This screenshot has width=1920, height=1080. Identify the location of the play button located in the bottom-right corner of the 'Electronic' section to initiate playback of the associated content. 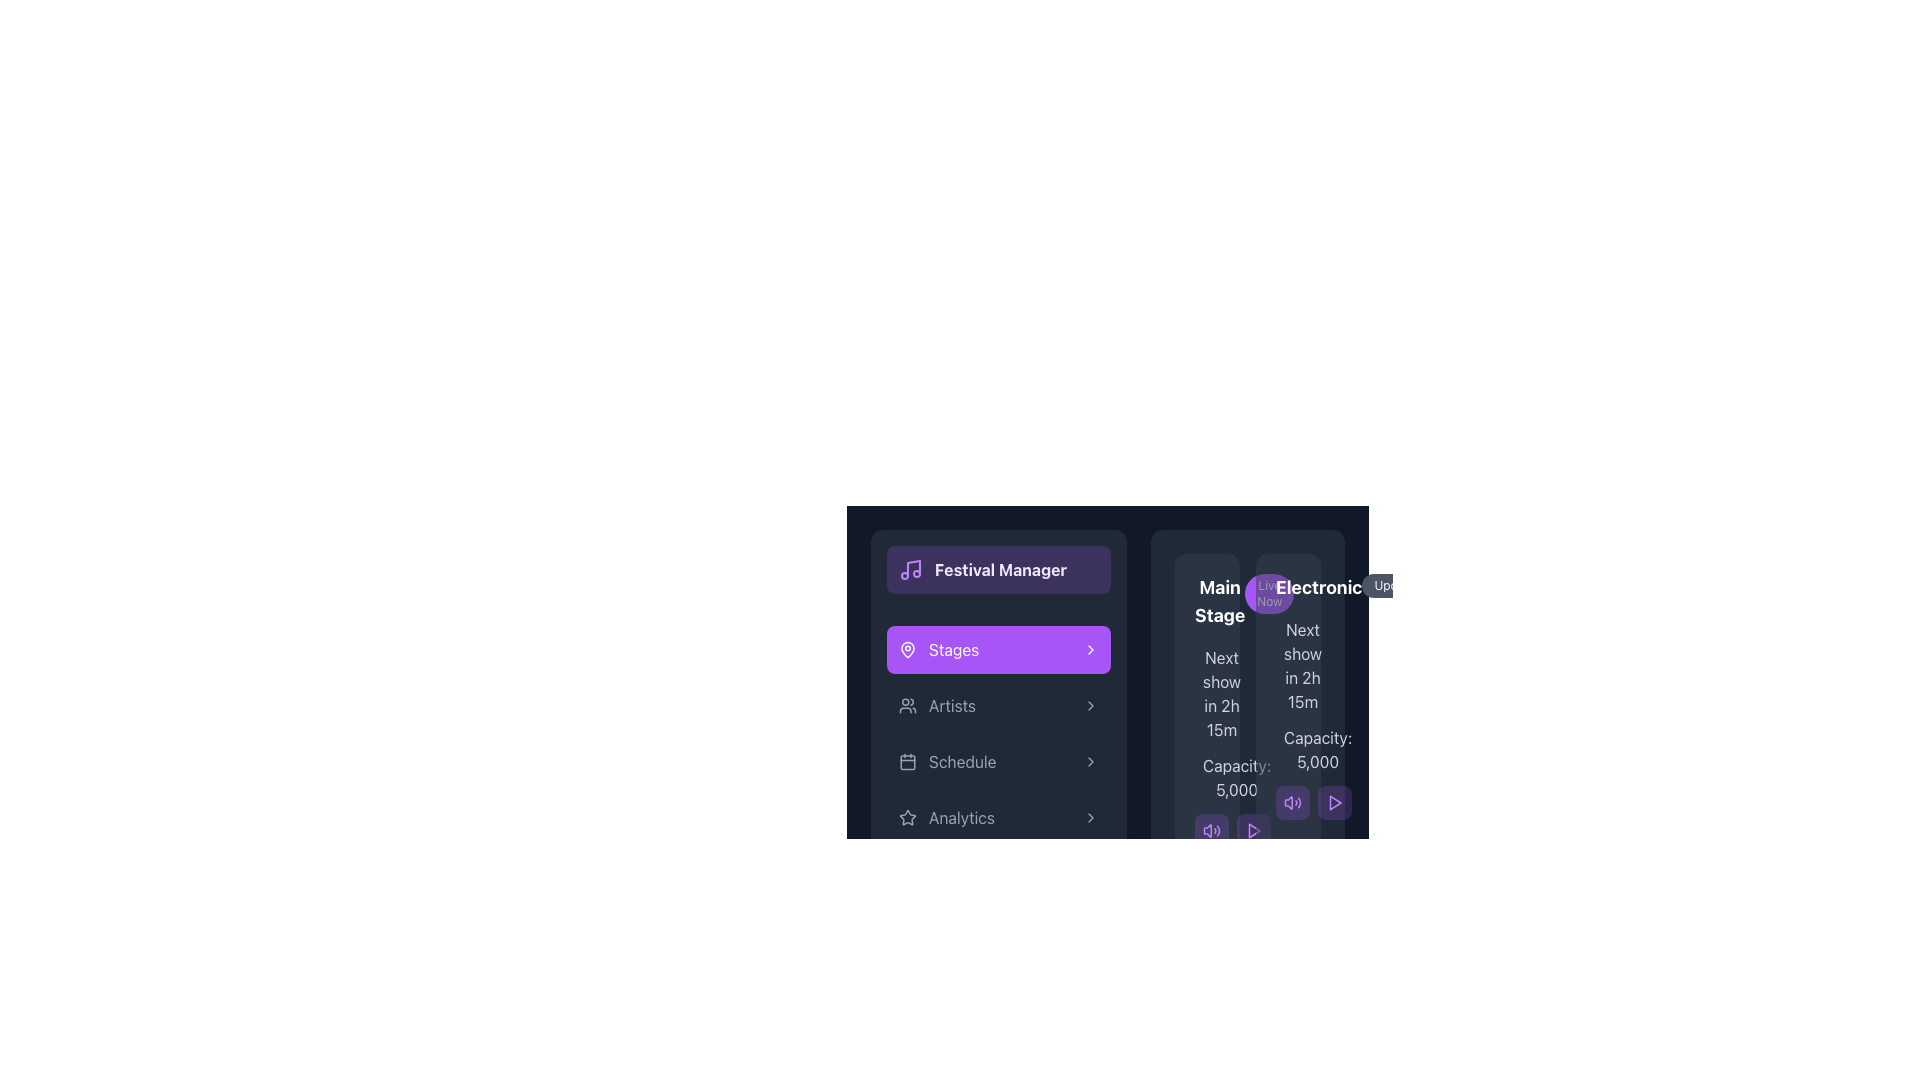
(1334, 801).